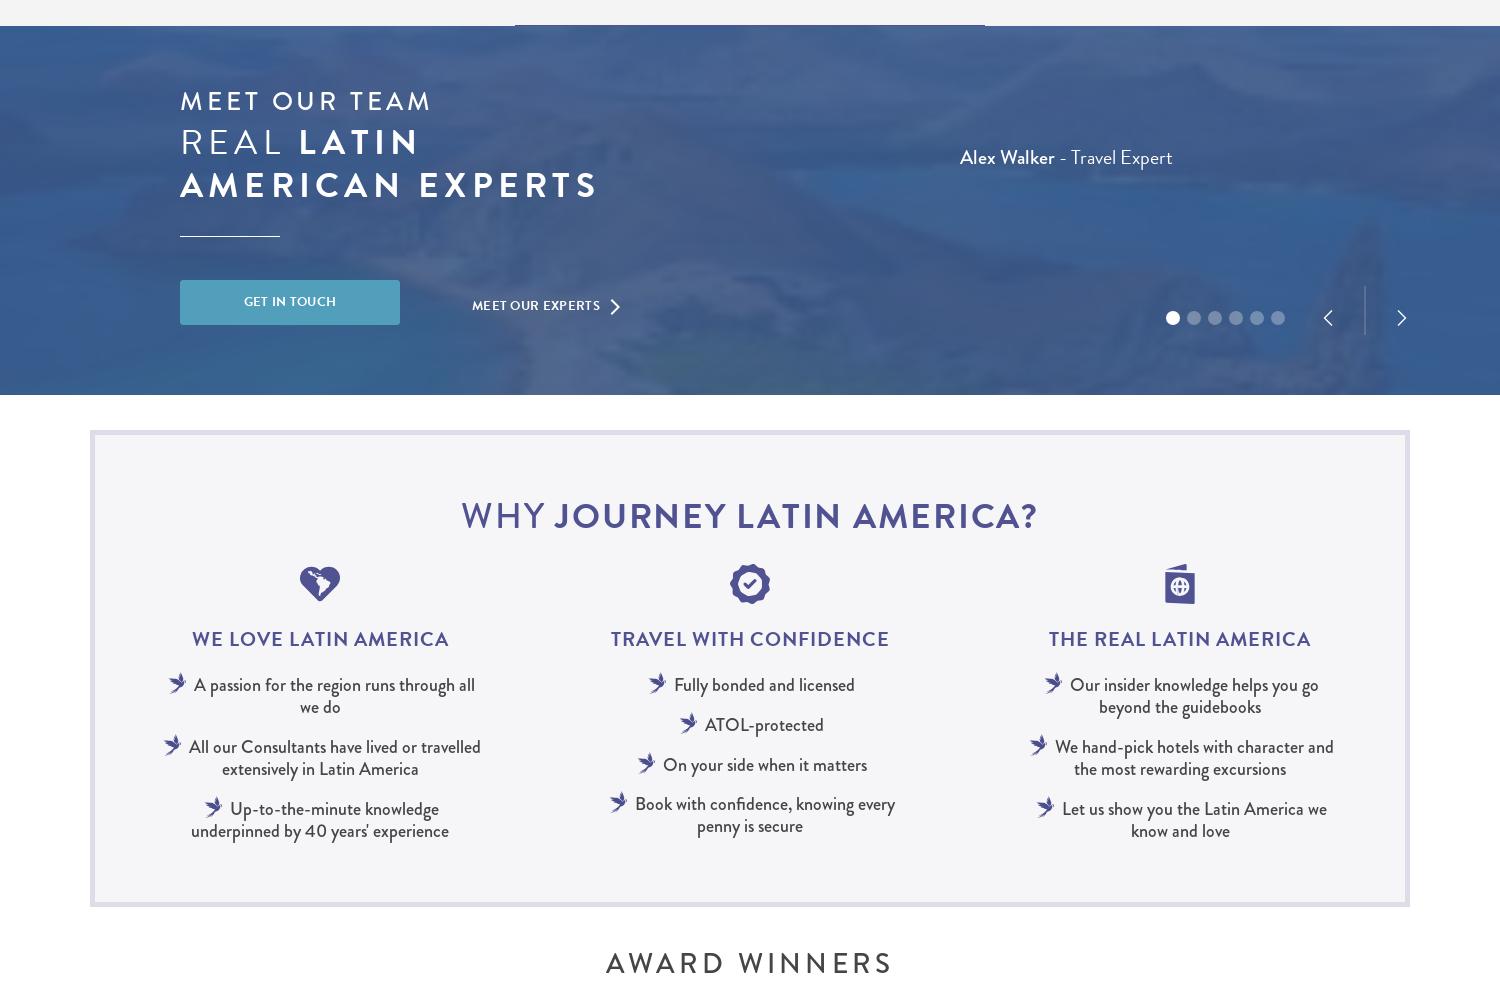 The image size is (1500, 988). What do you see at coordinates (289, 300) in the screenshot?
I see `'Get in touch'` at bounding box center [289, 300].